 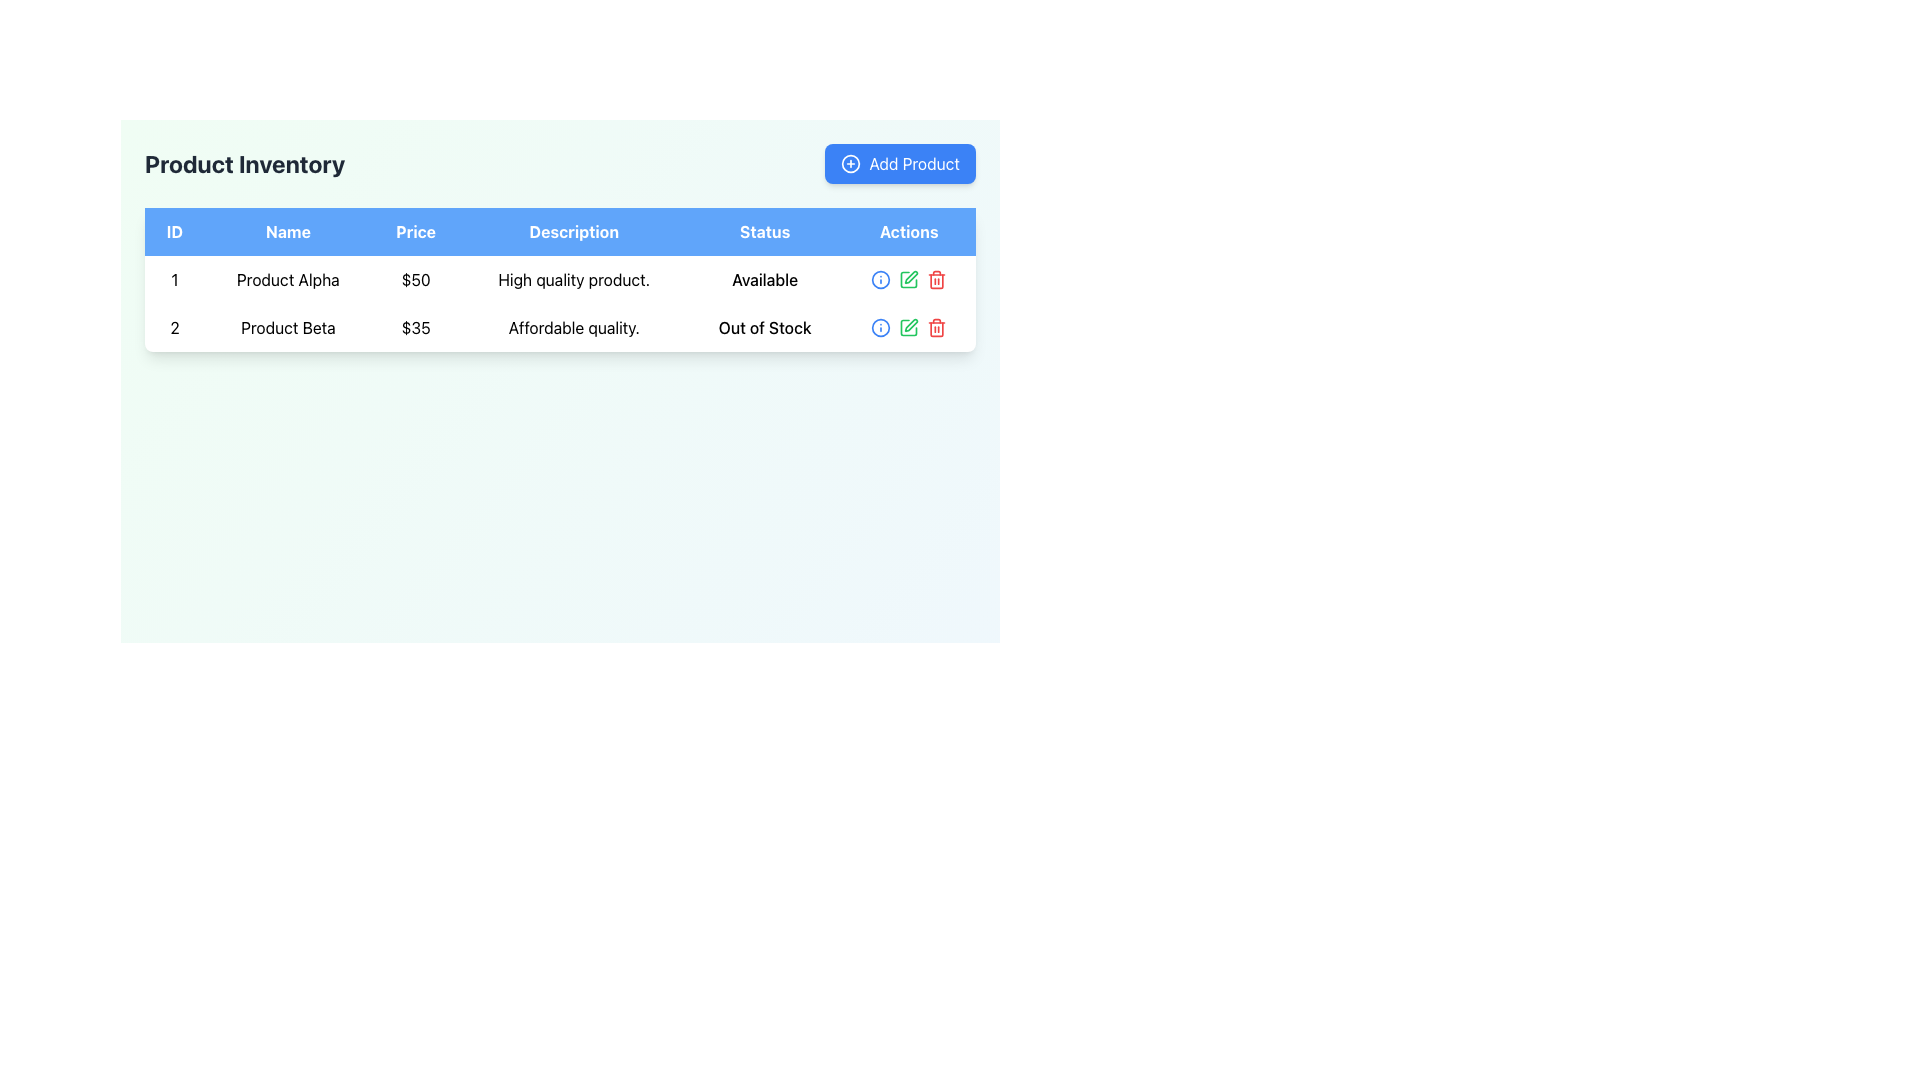 What do you see at coordinates (880, 326) in the screenshot?
I see `the button icon in the 'Actions' column of the first row of the table` at bounding box center [880, 326].